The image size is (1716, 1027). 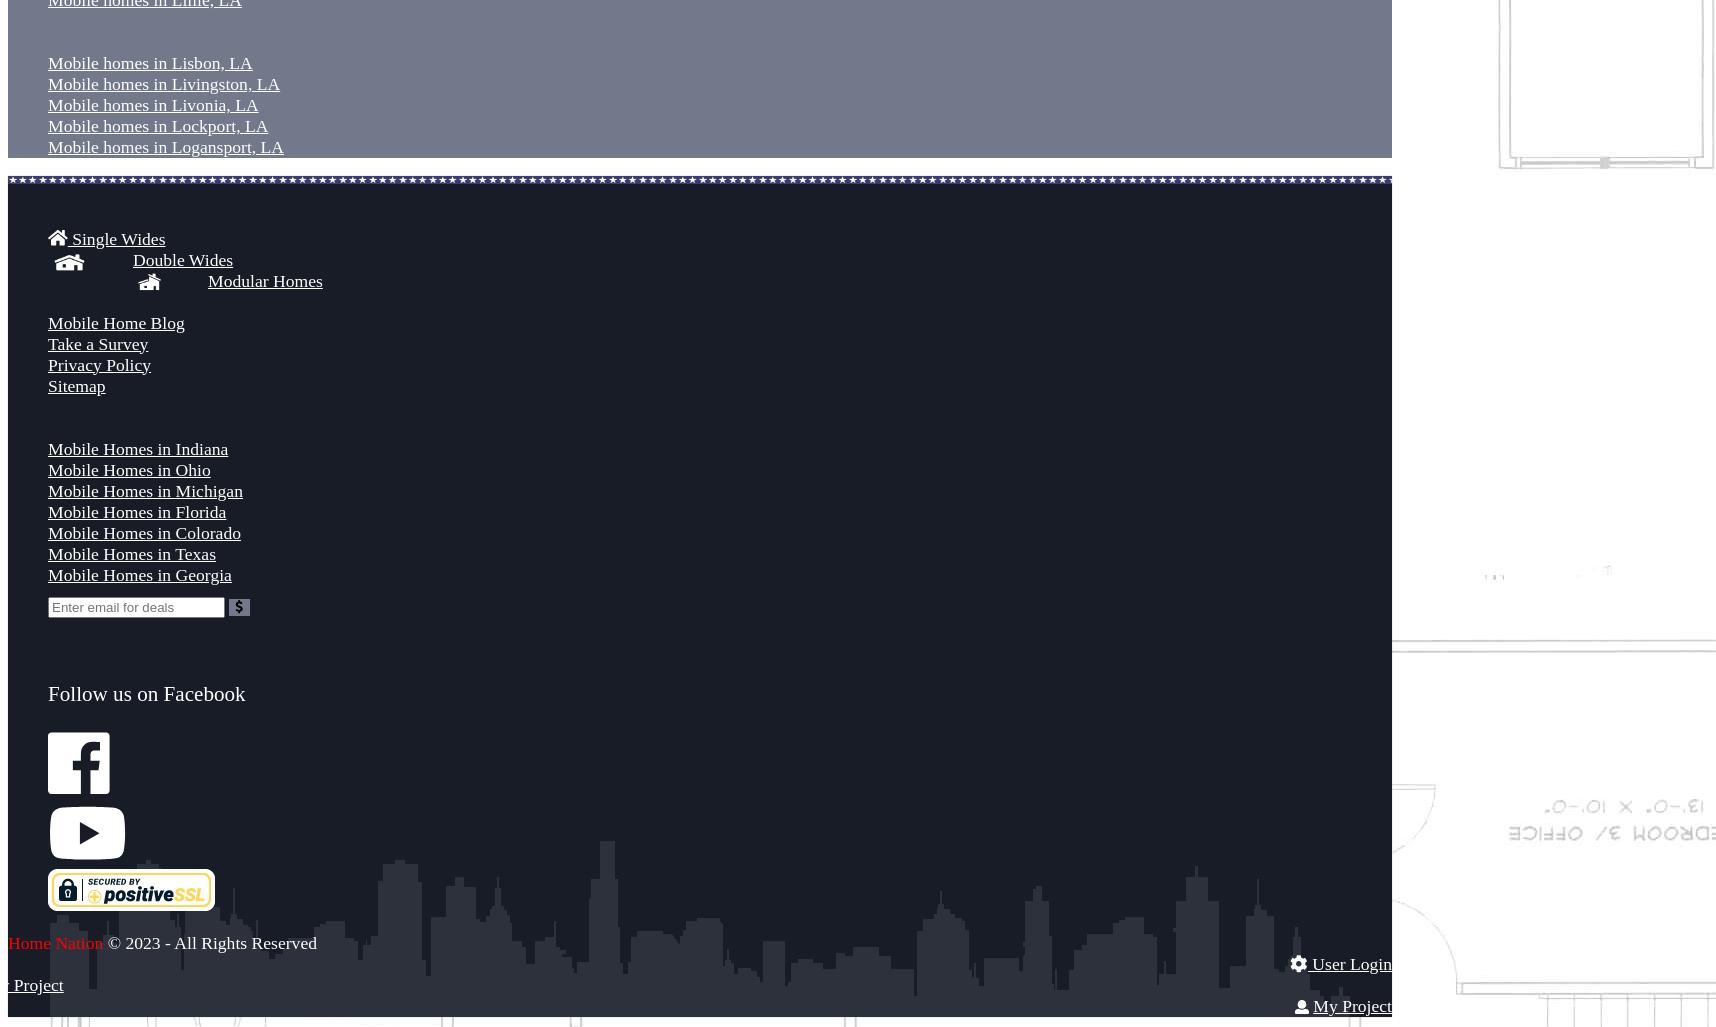 I want to click on 'Mobile homes in Livingston, LA', so click(x=164, y=83).